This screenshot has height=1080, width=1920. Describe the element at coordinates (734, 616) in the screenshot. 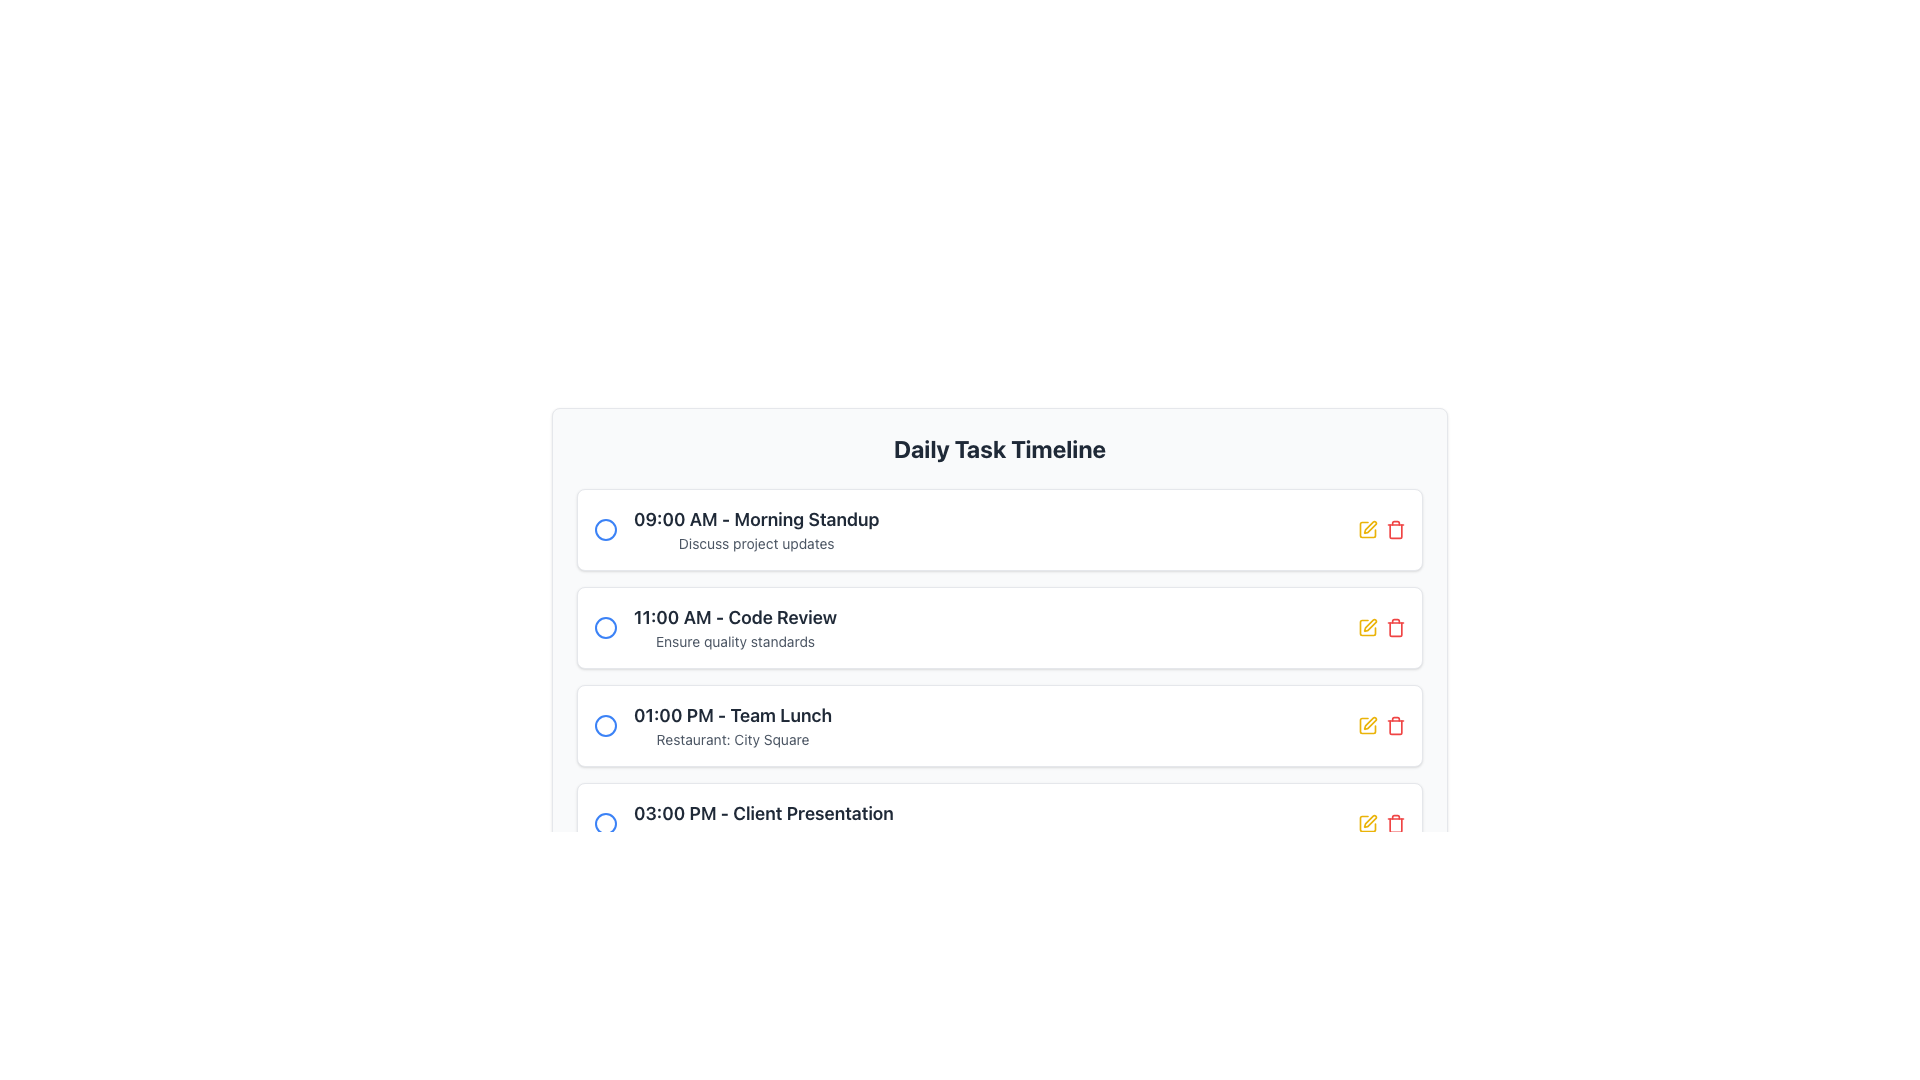

I see `text item that displays '11:00 AM - Code Review,' which is bold and larger than surrounding text, located in the second row of the timeline above 'Ensure quality standards.'` at that location.